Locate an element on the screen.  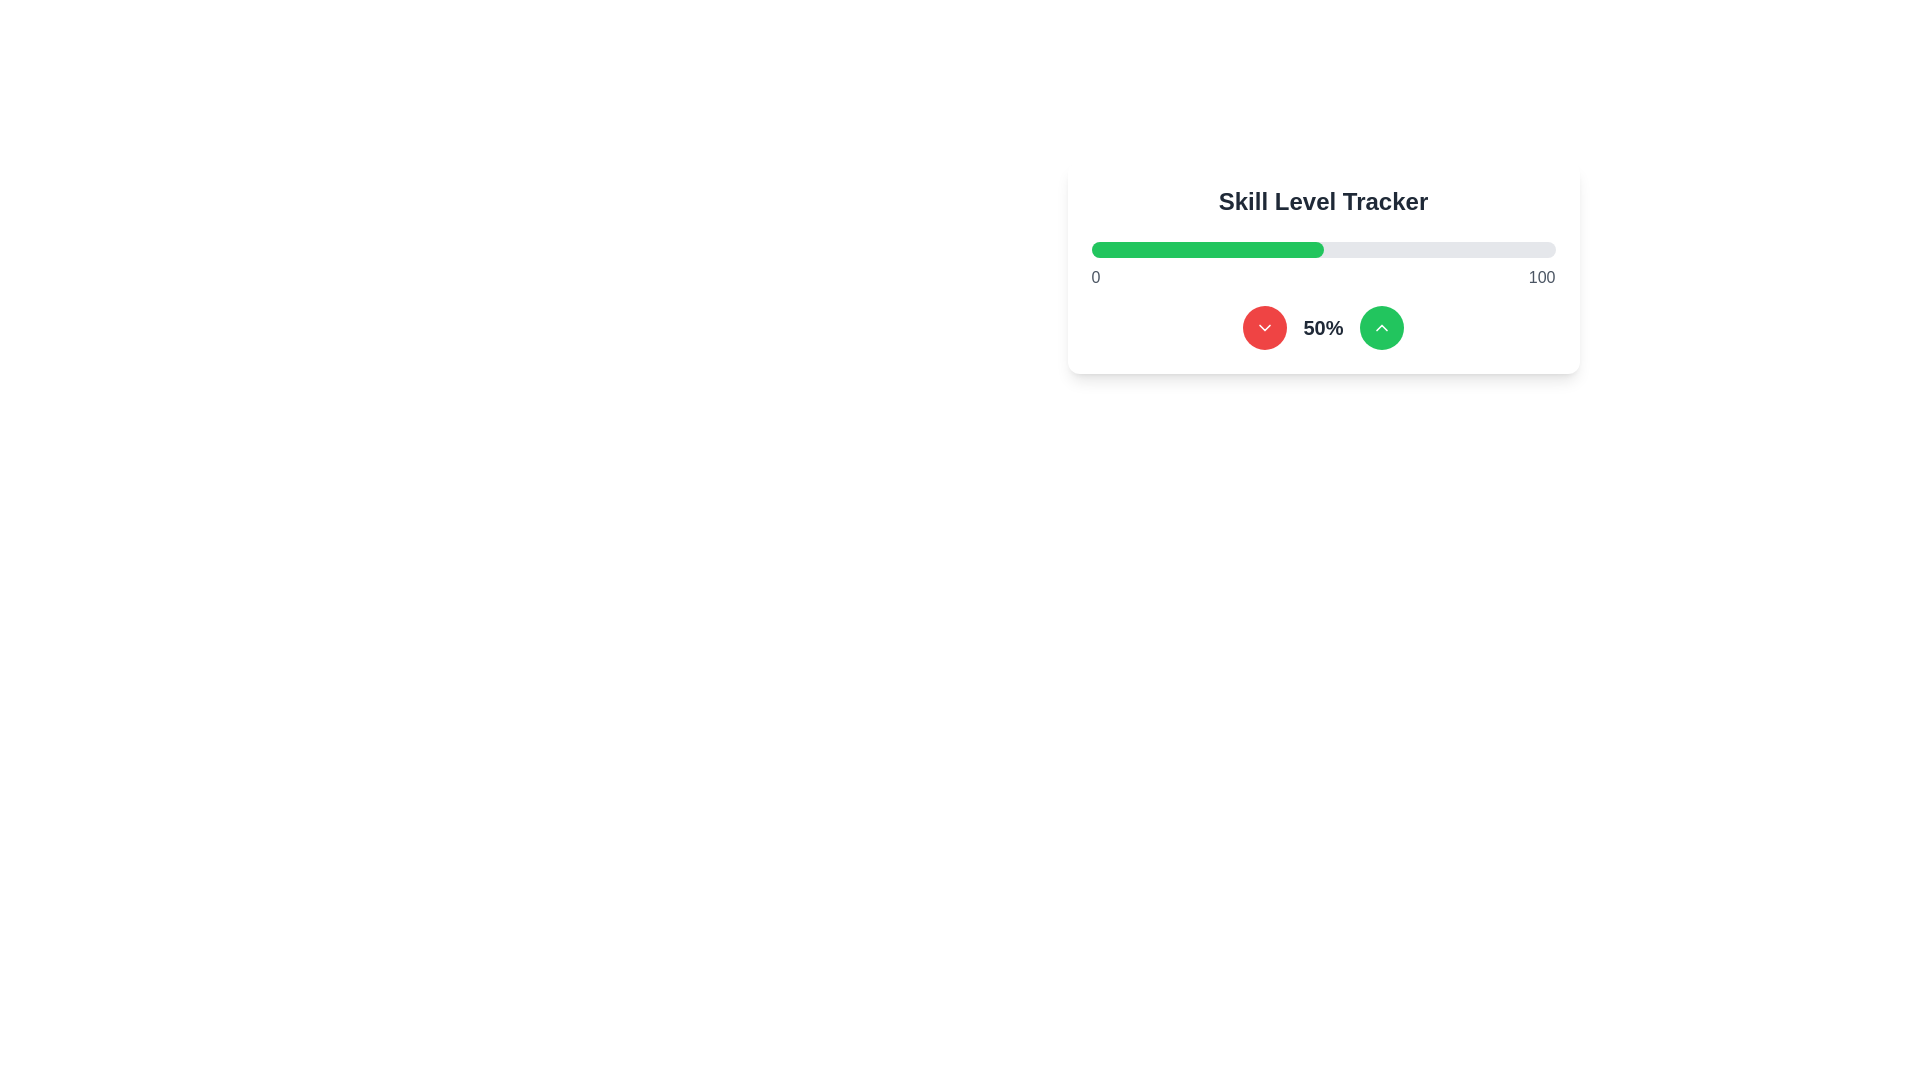
the red circular button with a chevron-down symbol is located at coordinates (1264, 326).